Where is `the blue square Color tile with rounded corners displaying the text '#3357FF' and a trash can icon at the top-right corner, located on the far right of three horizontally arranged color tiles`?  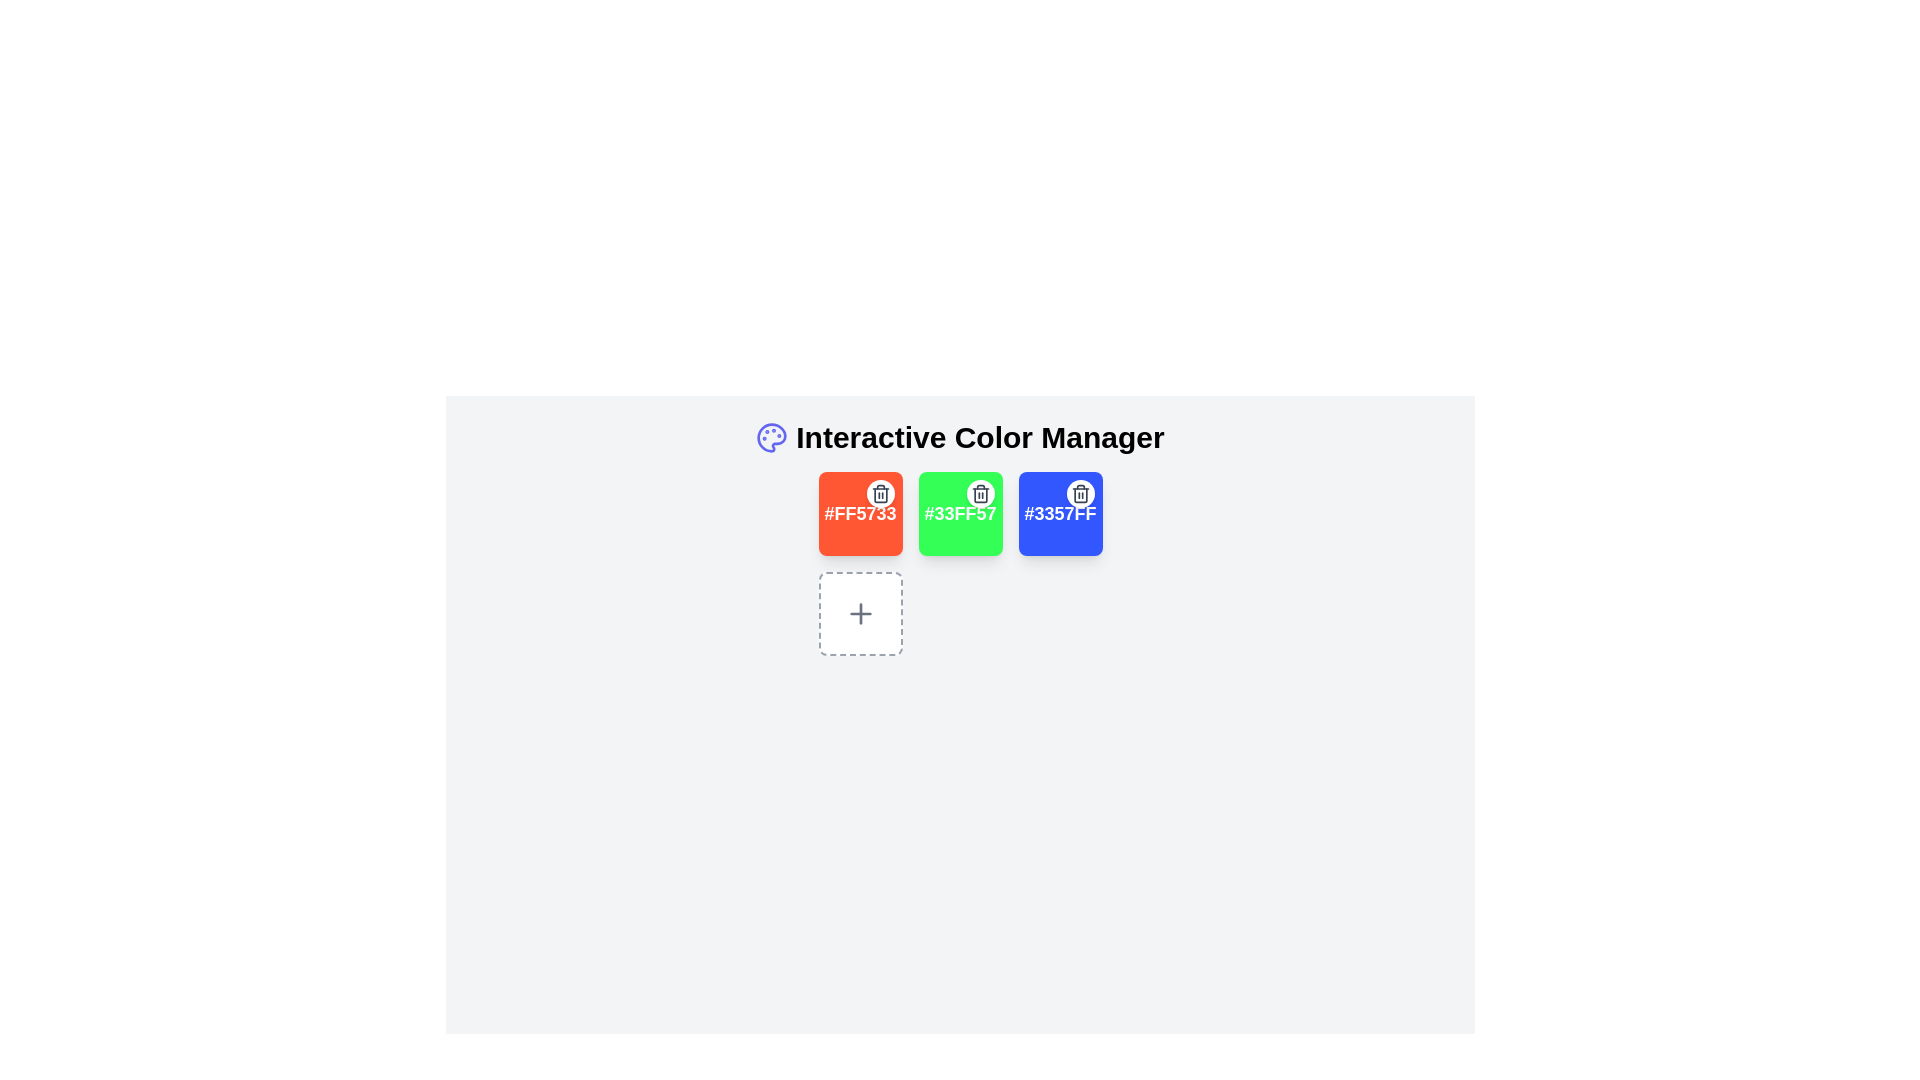
the blue square Color tile with rounded corners displaying the text '#3357FF' and a trash can icon at the top-right corner, located on the far right of three horizontally arranged color tiles is located at coordinates (1059, 512).